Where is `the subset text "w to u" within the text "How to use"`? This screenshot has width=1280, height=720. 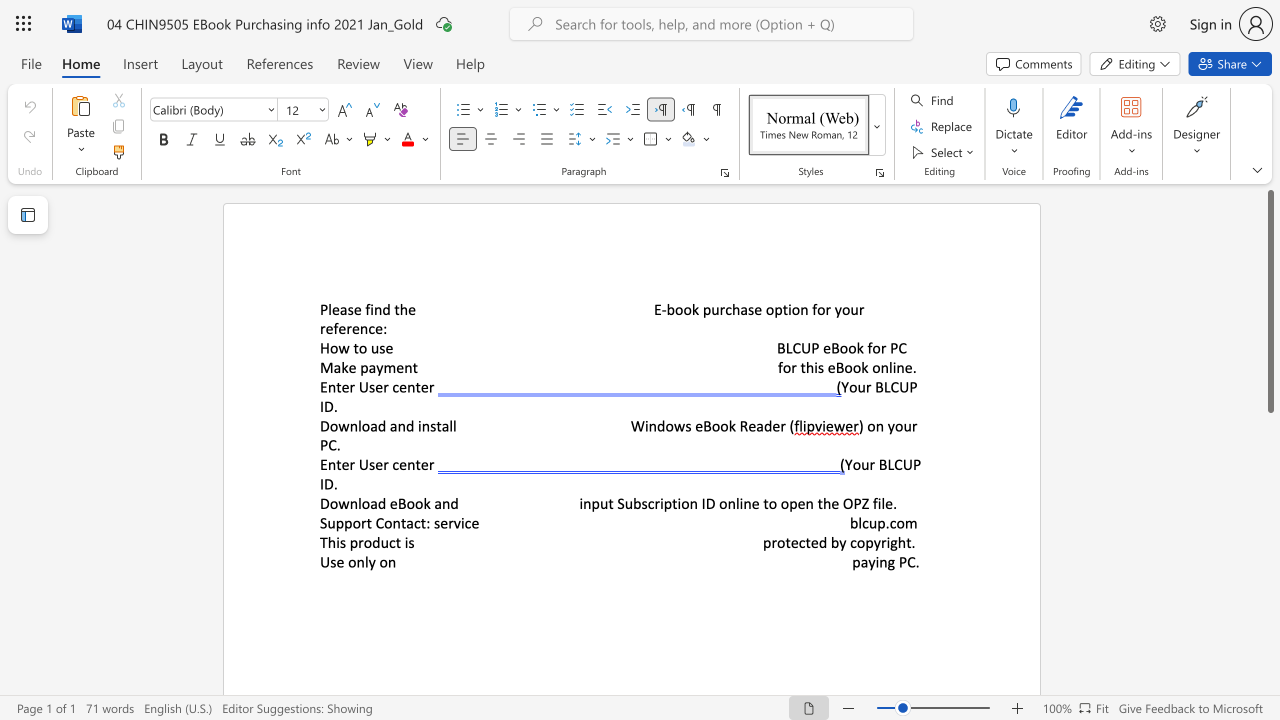 the subset text "w to u" within the text "How to use" is located at coordinates (338, 347).